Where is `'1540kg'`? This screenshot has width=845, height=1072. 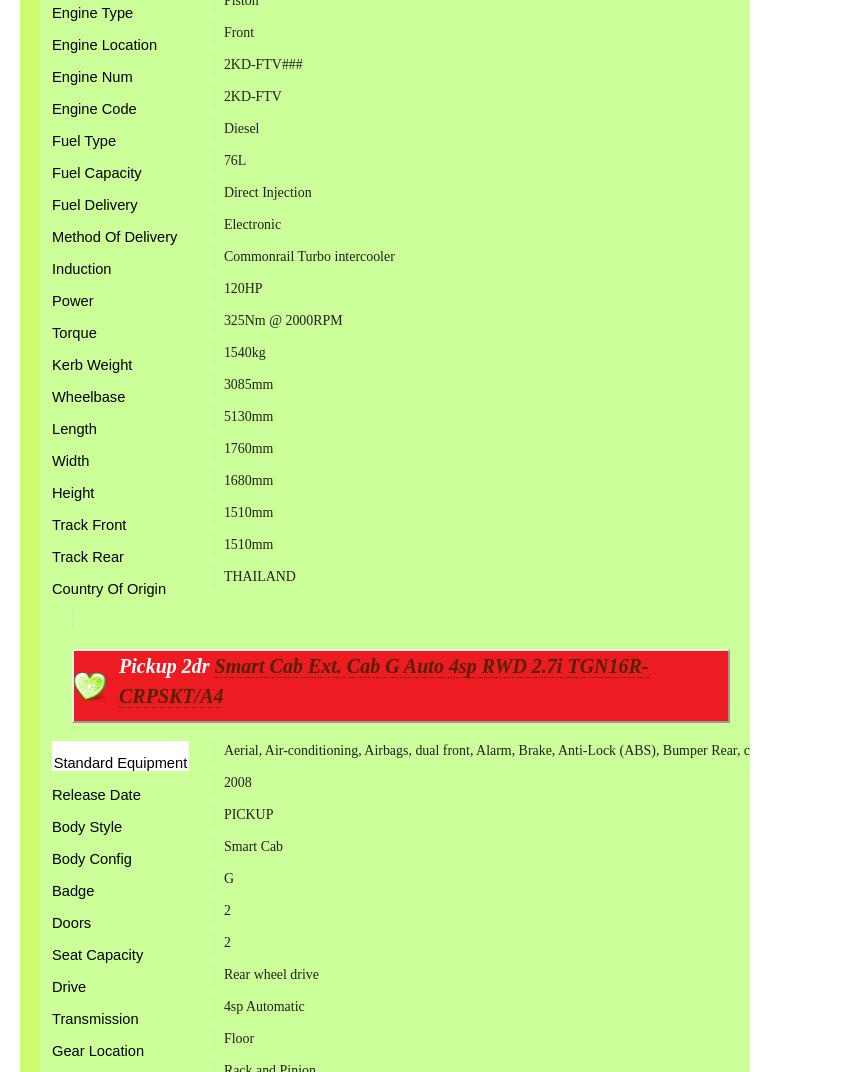 '1540kg' is located at coordinates (243, 351).